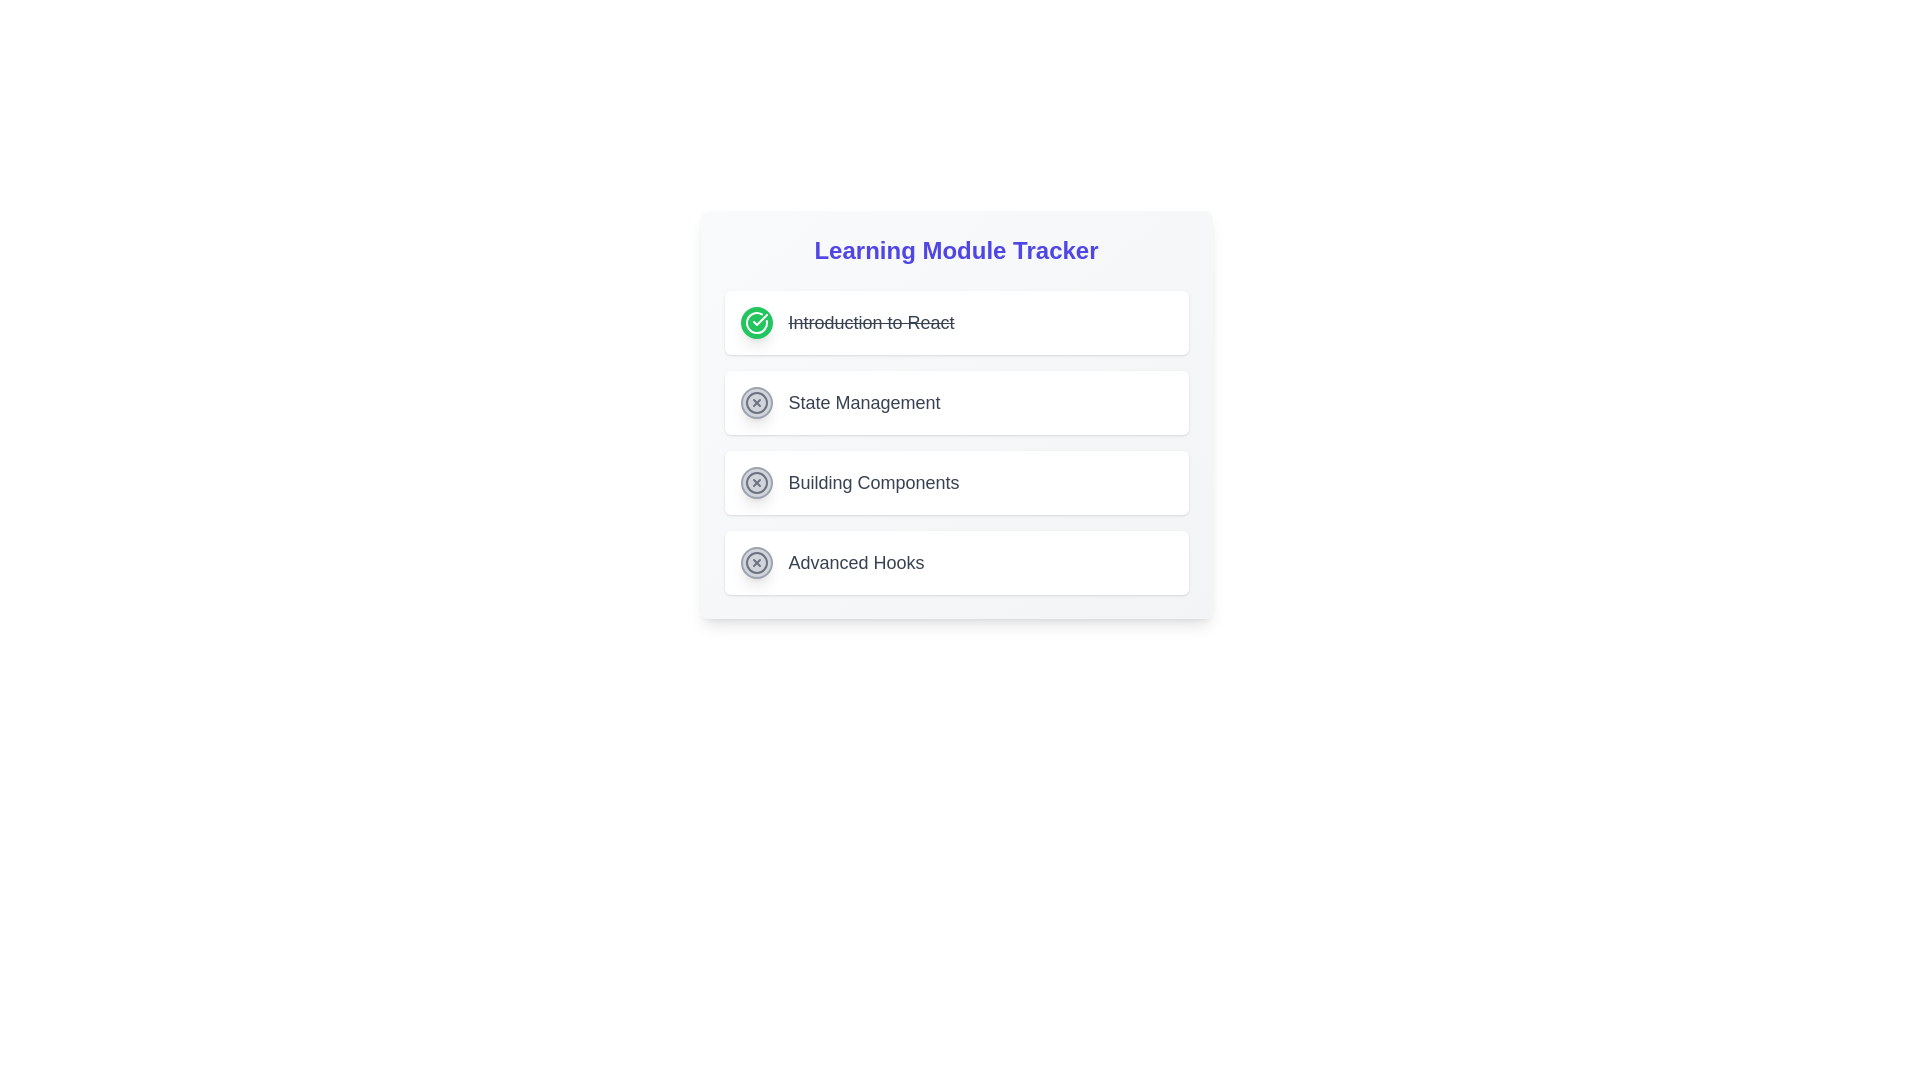 The image size is (1920, 1080). What do you see at coordinates (873, 482) in the screenshot?
I see `the 'Building Components' text label, which is styled with a medium-weight font in gray color and is the third item in a vertically-stacked list within the 'Learning Module Tracker' interface` at bounding box center [873, 482].